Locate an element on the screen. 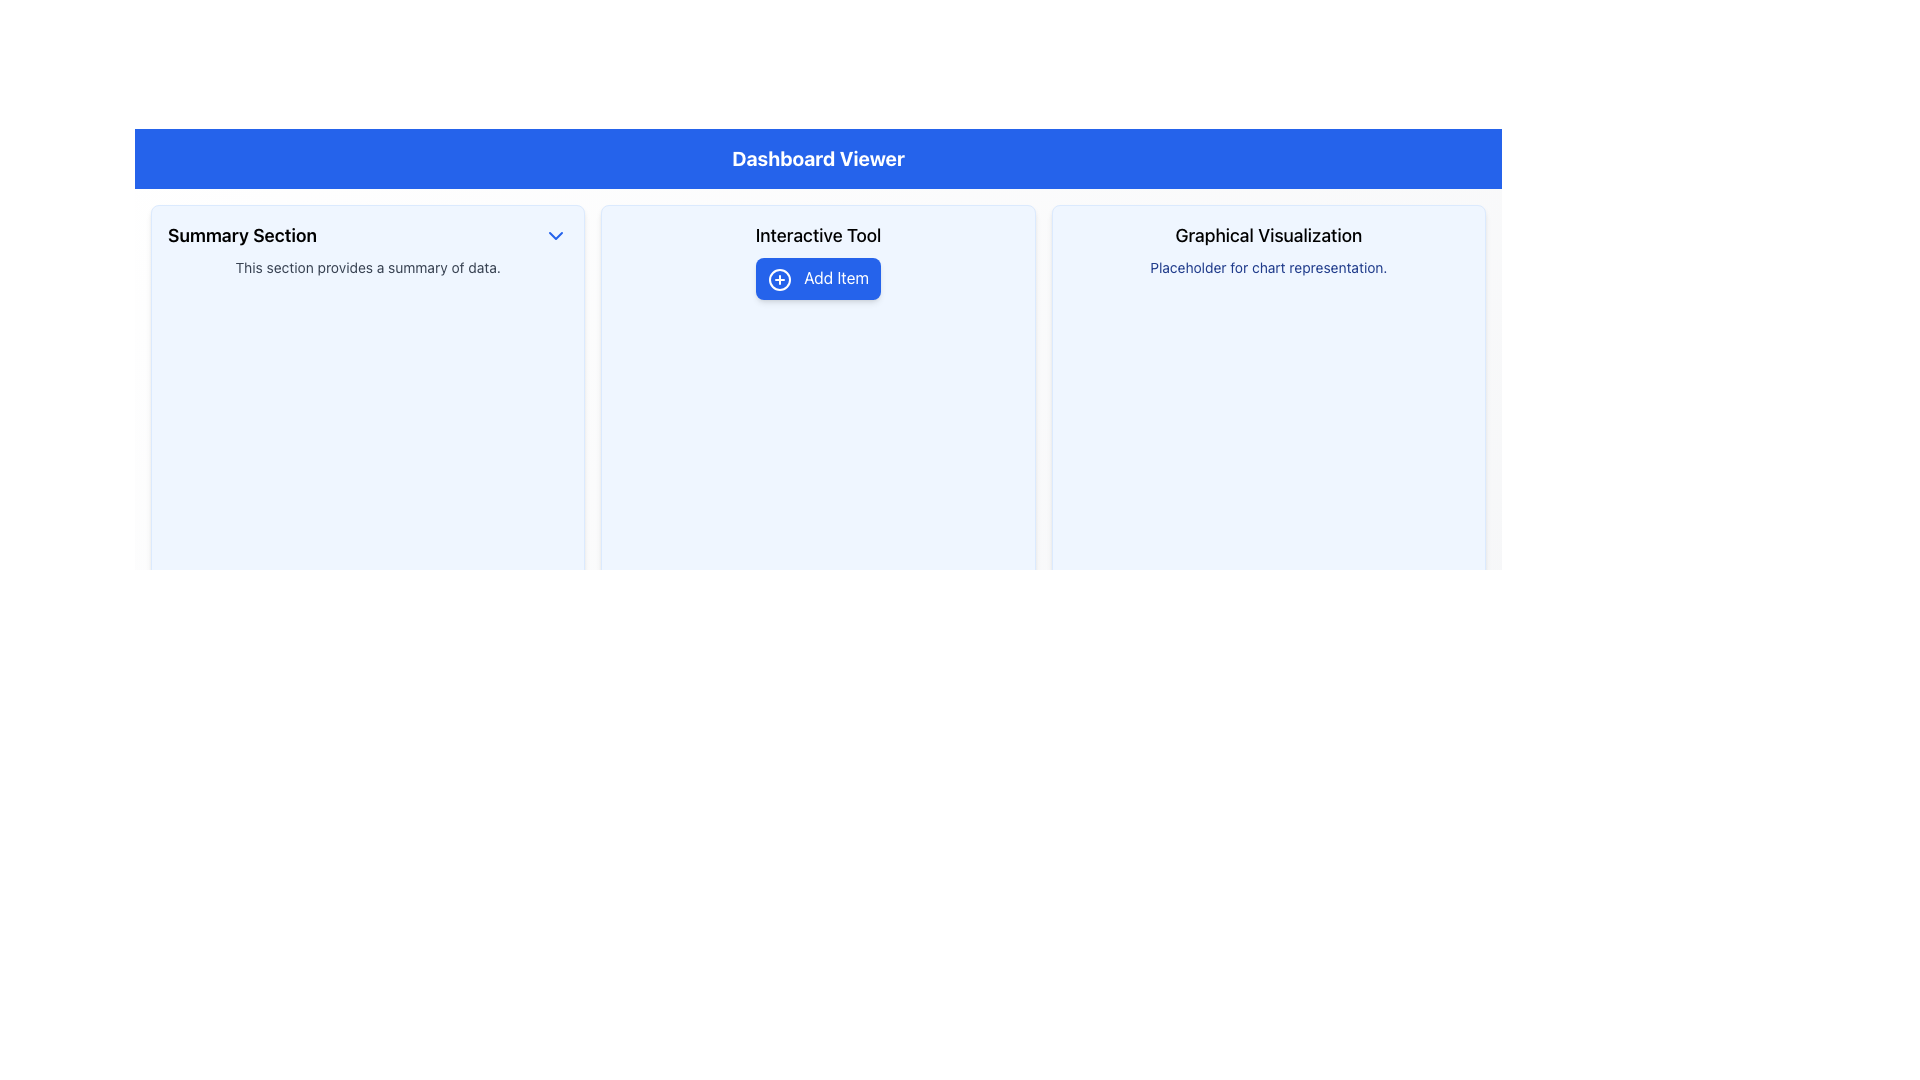 This screenshot has height=1080, width=1920. the dropdown toggle button located at the far-right edge of the 'Summary Section' header, aligned with the title text 'Summary Section' is located at coordinates (556, 234).